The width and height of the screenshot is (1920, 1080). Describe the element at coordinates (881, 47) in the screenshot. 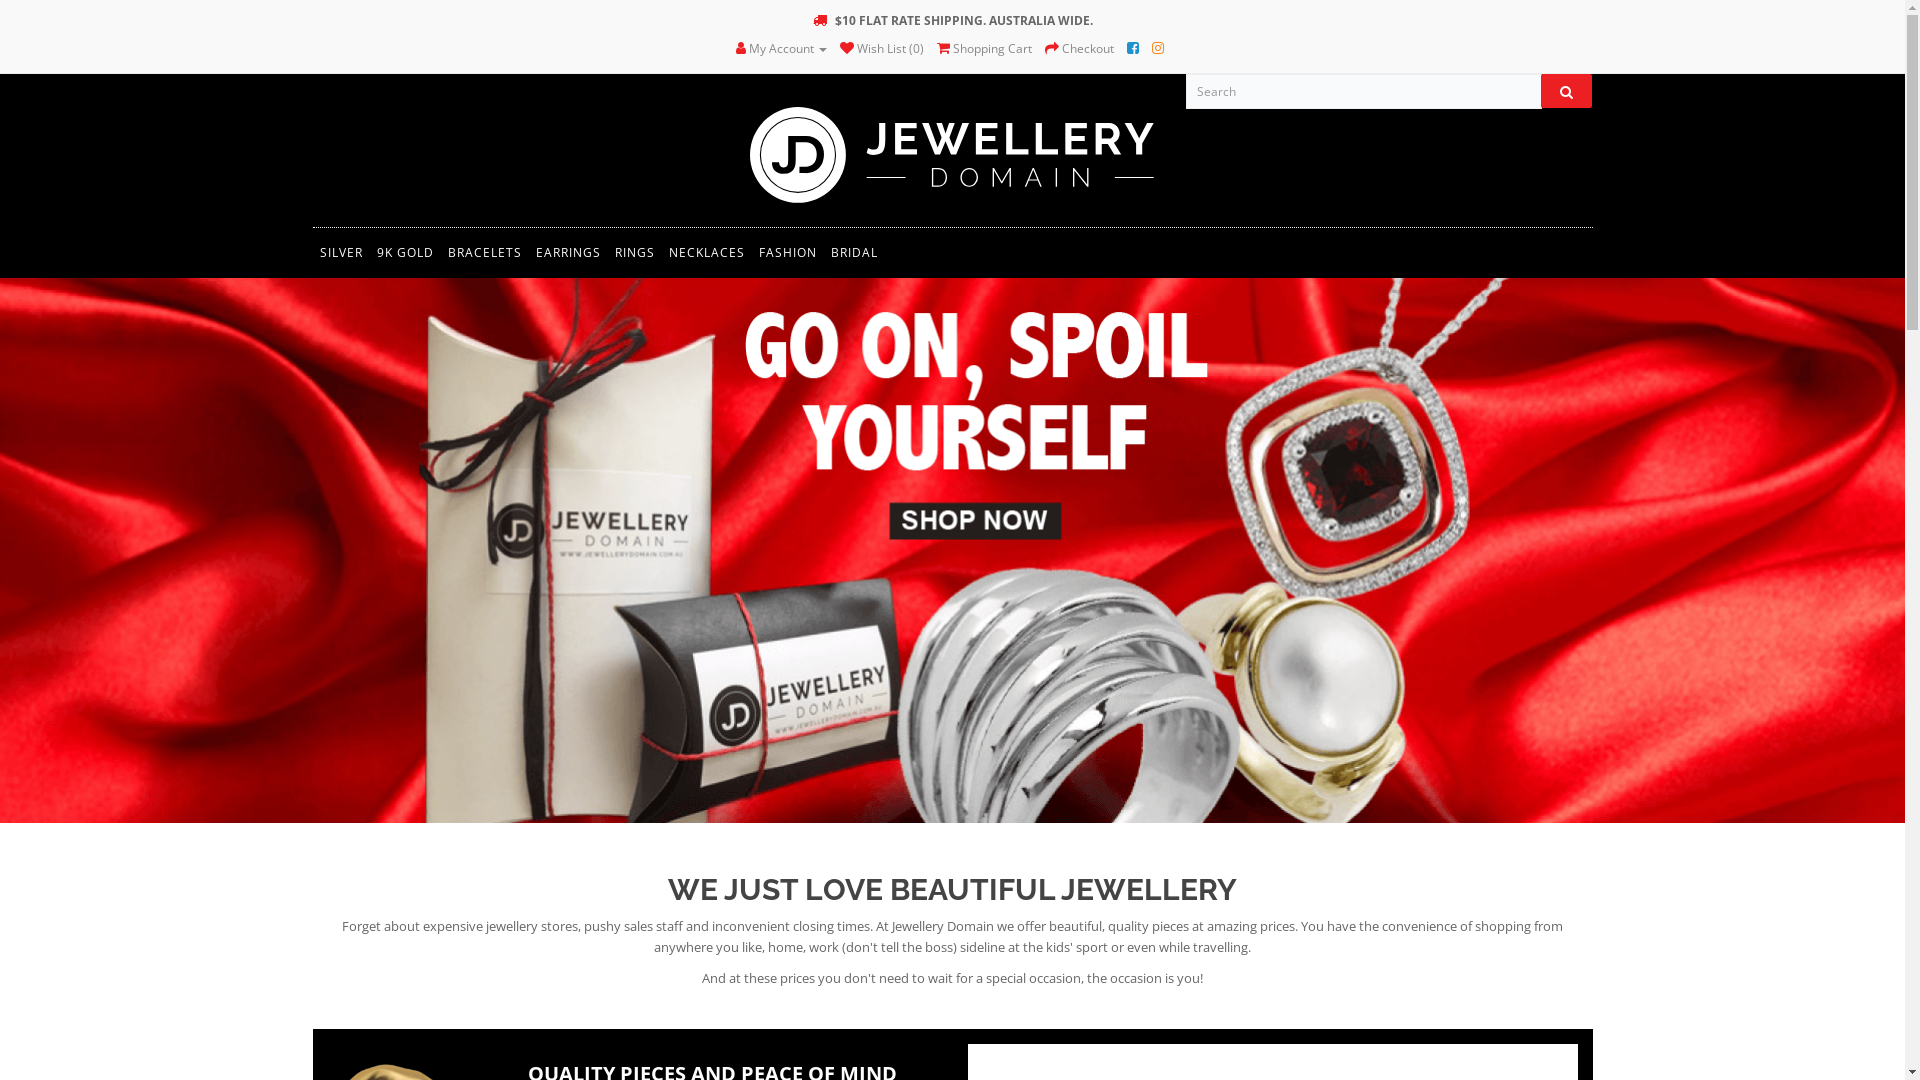

I see `'Wish List (0)'` at that location.